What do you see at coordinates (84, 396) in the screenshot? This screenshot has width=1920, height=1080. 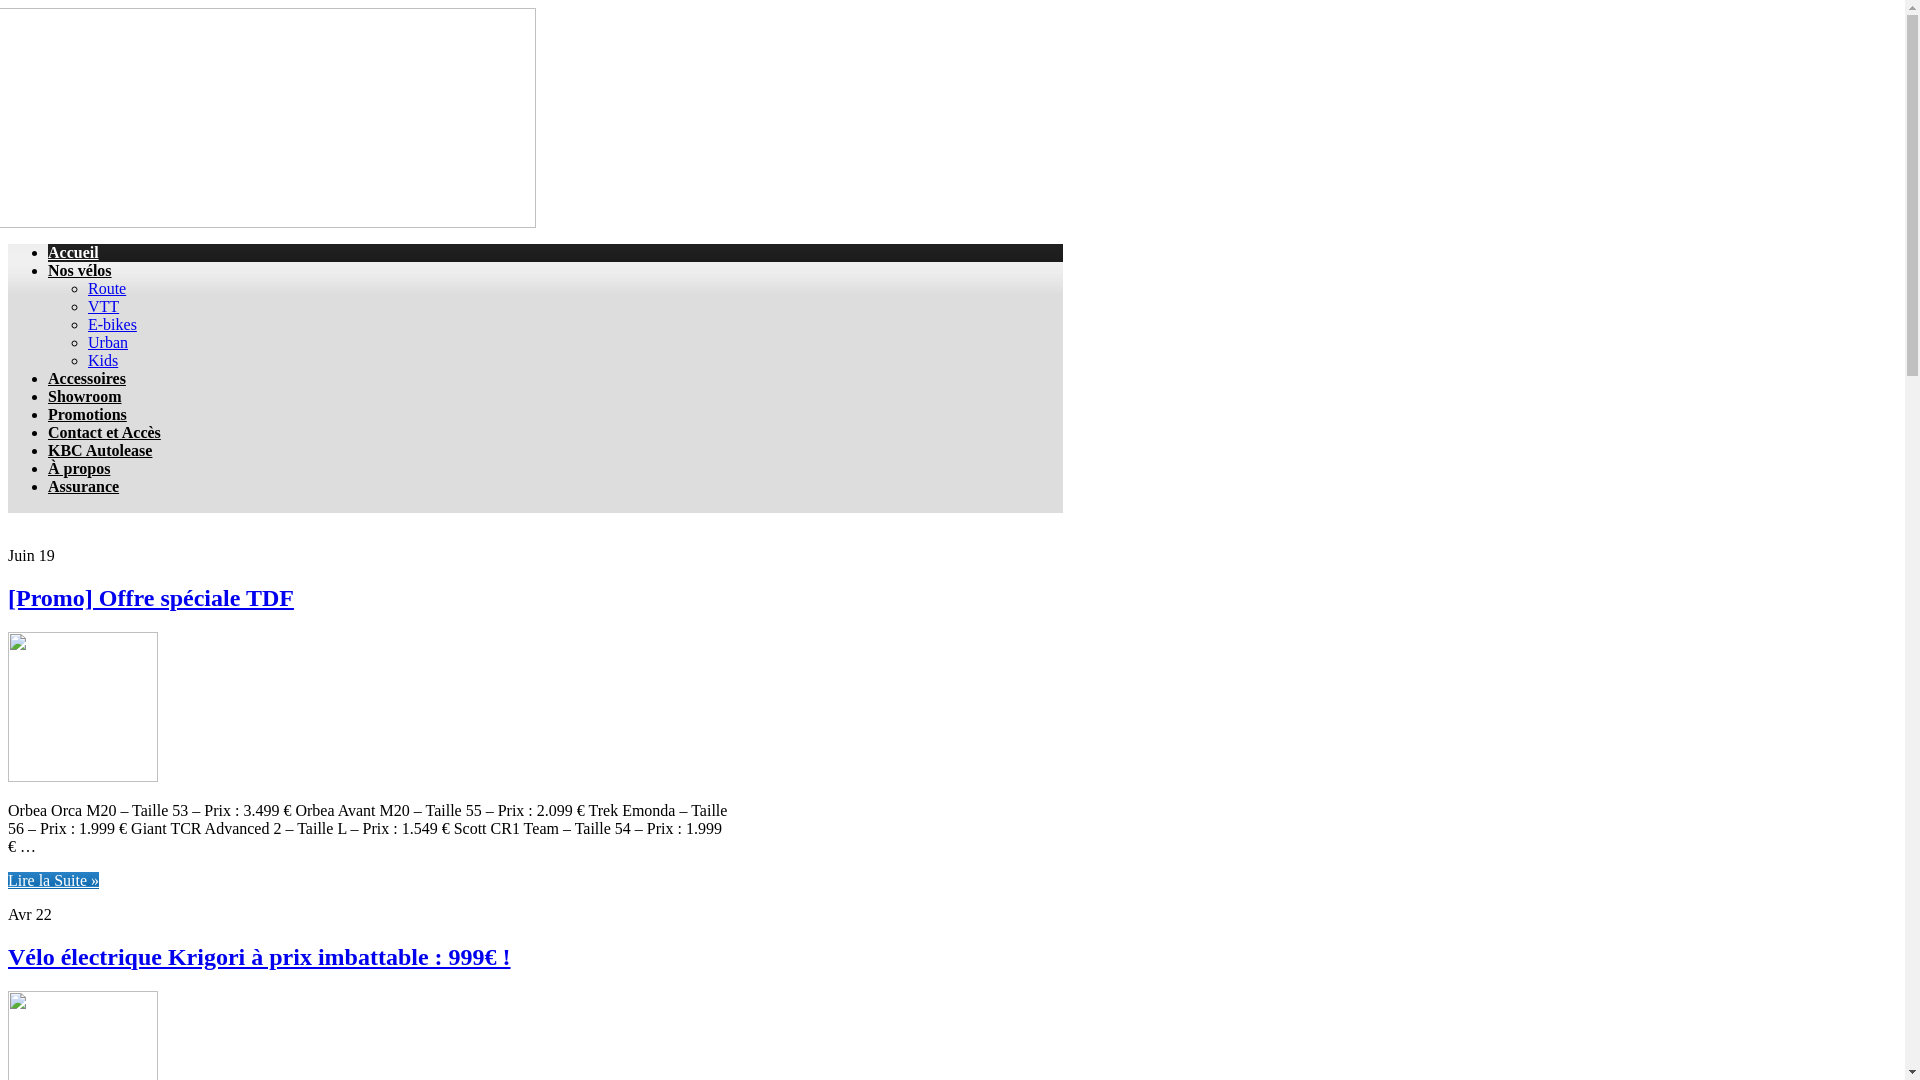 I see `'Showroom'` at bounding box center [84, 396].